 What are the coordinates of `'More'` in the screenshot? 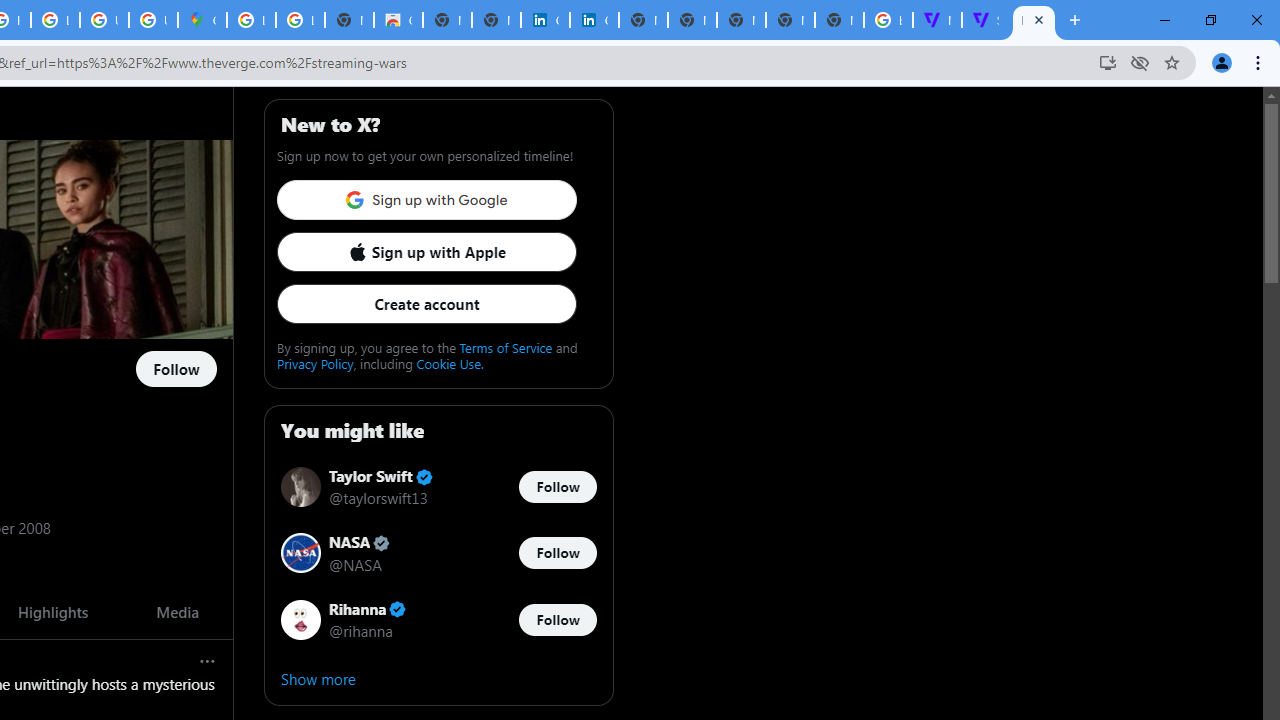 It's located at (208, 661).